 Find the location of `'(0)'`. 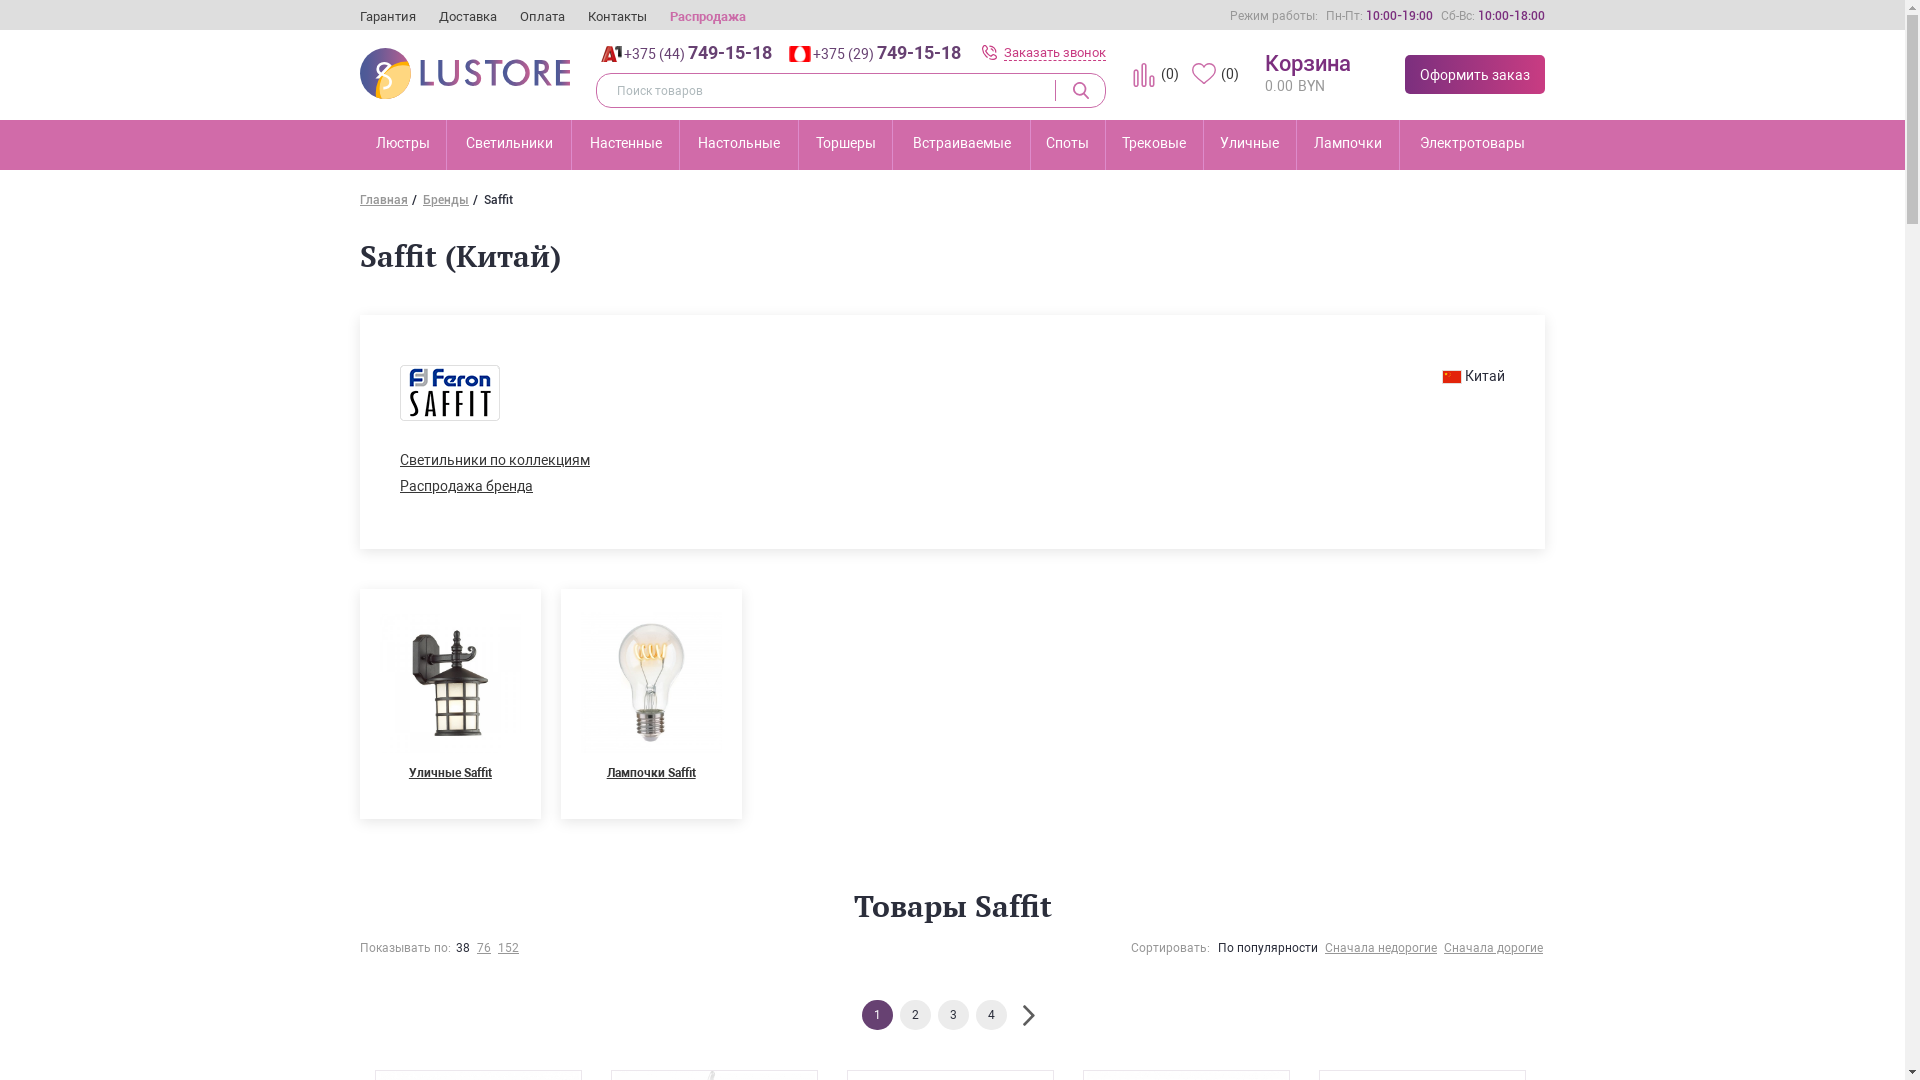

'(0)' is located at coordinates (1214, 73).